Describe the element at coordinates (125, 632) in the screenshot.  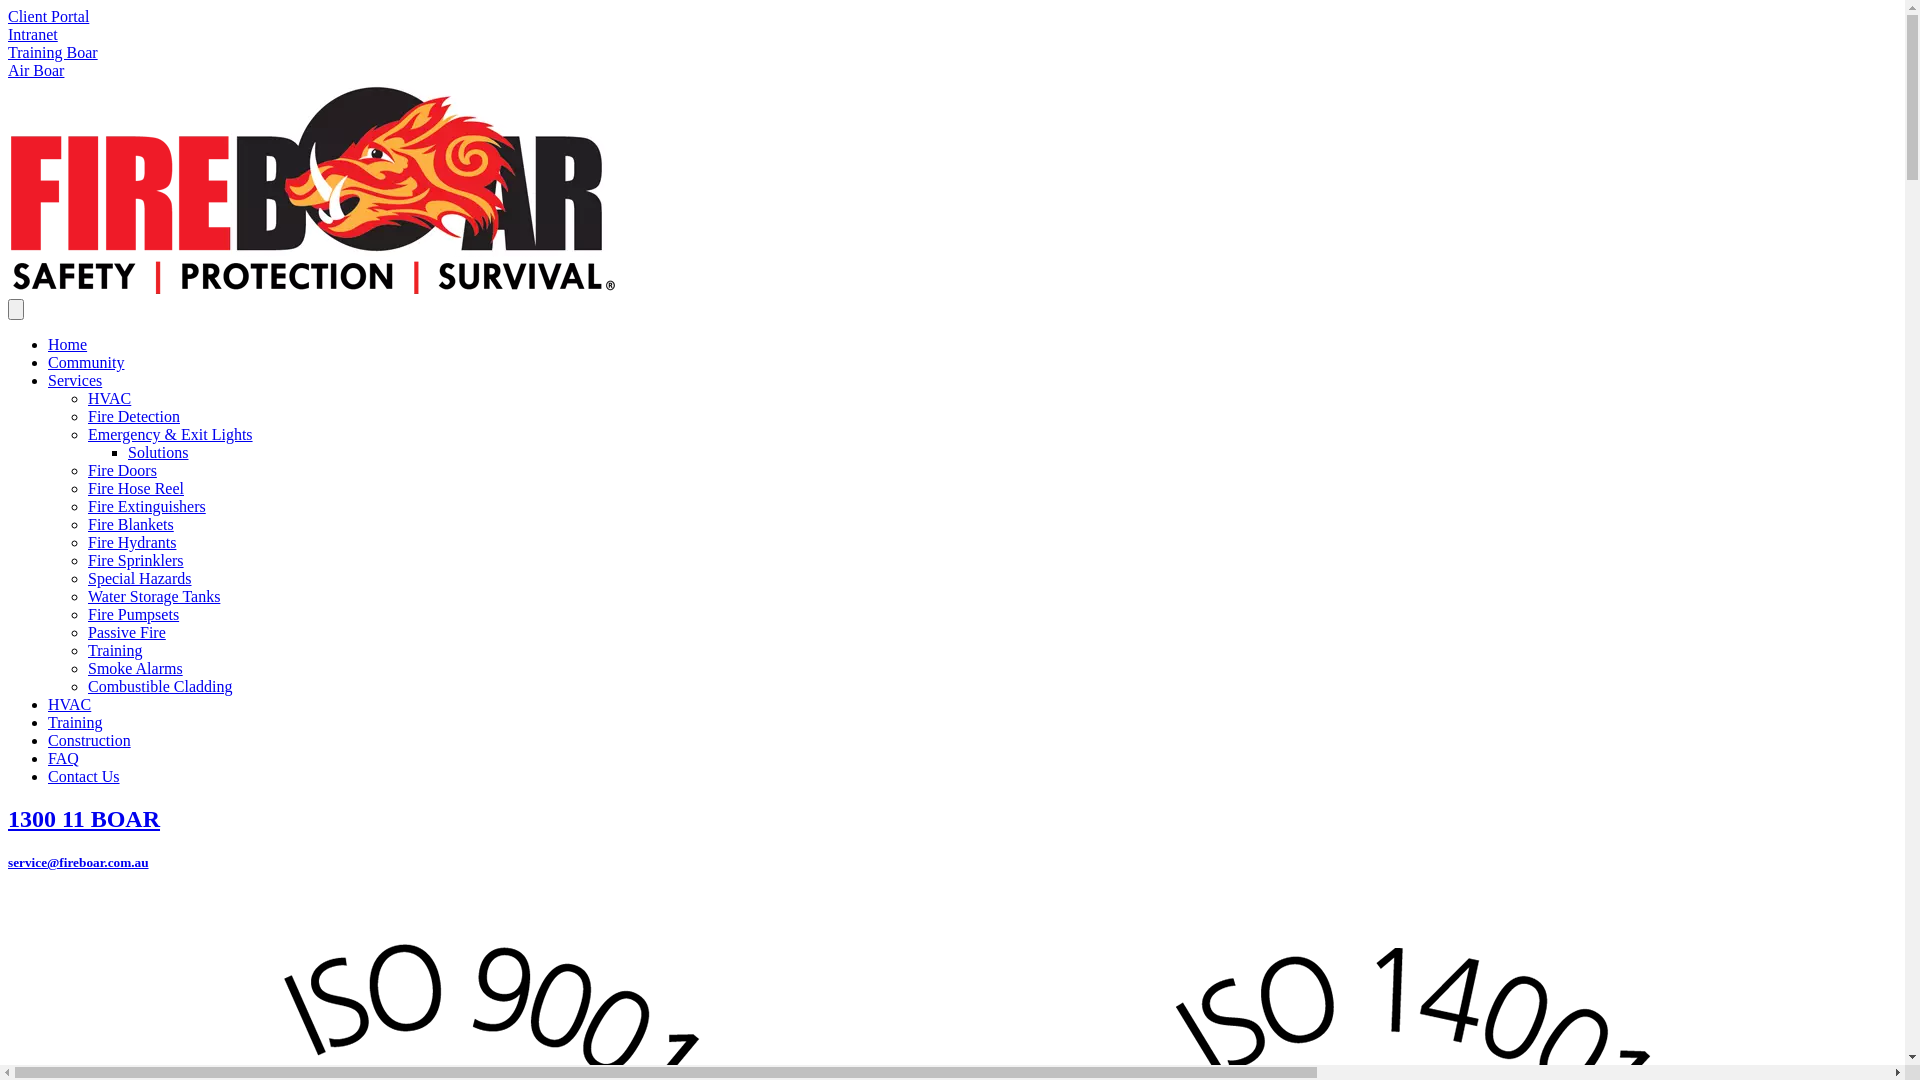
I see `'Passive Fire'` at that location.